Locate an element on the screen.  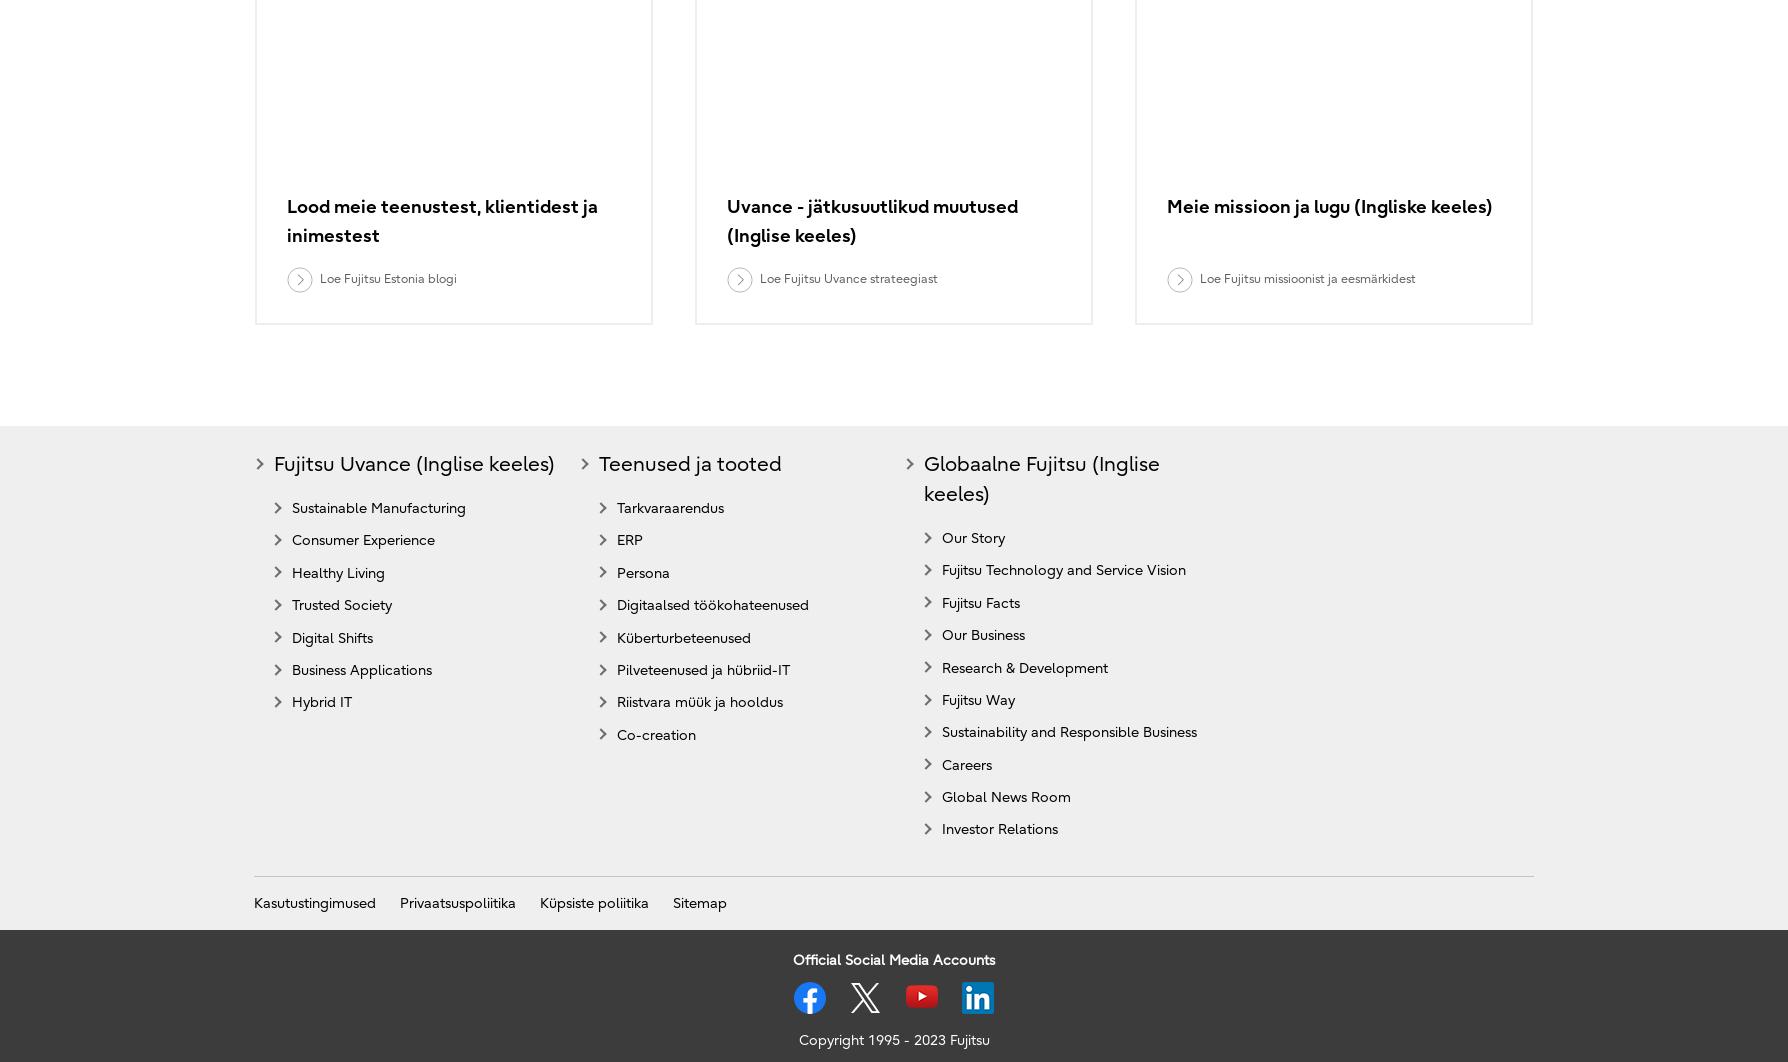
'Fujitsu Way' is located at coordinates (978, 699).